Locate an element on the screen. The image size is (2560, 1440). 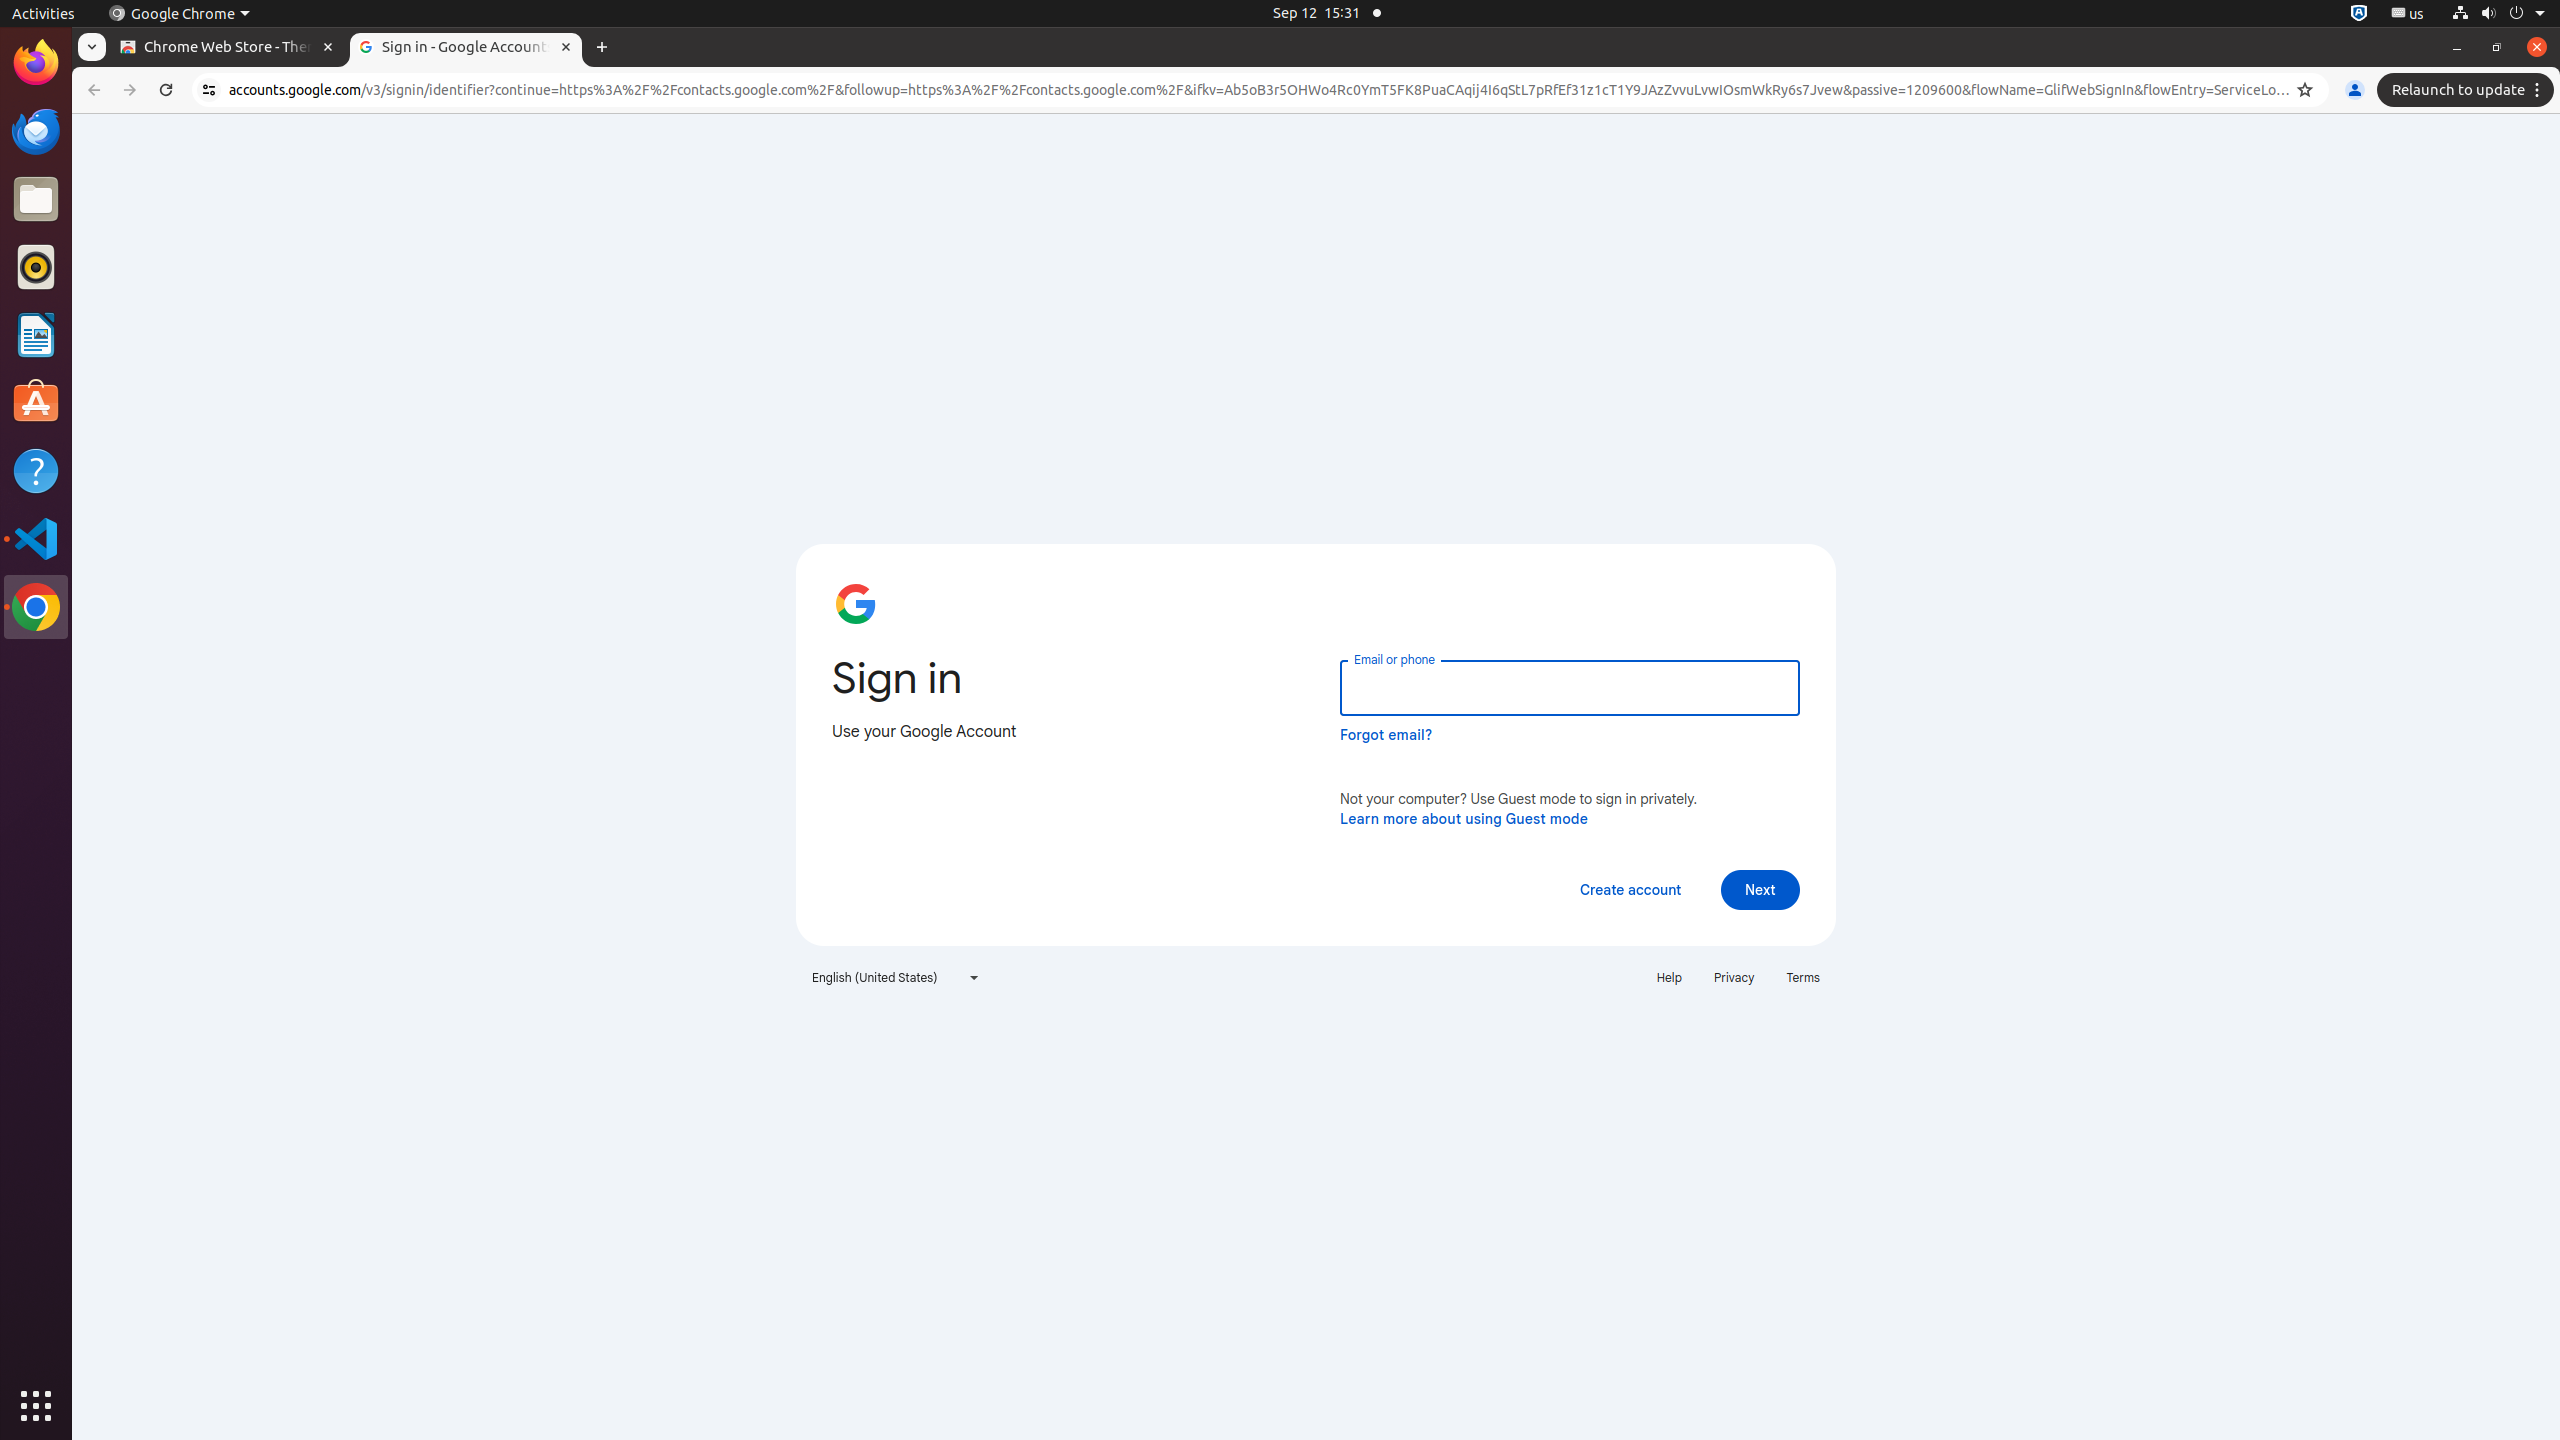
':1.21/StatusNotifierItem' is located at coordinates (2406, 12).